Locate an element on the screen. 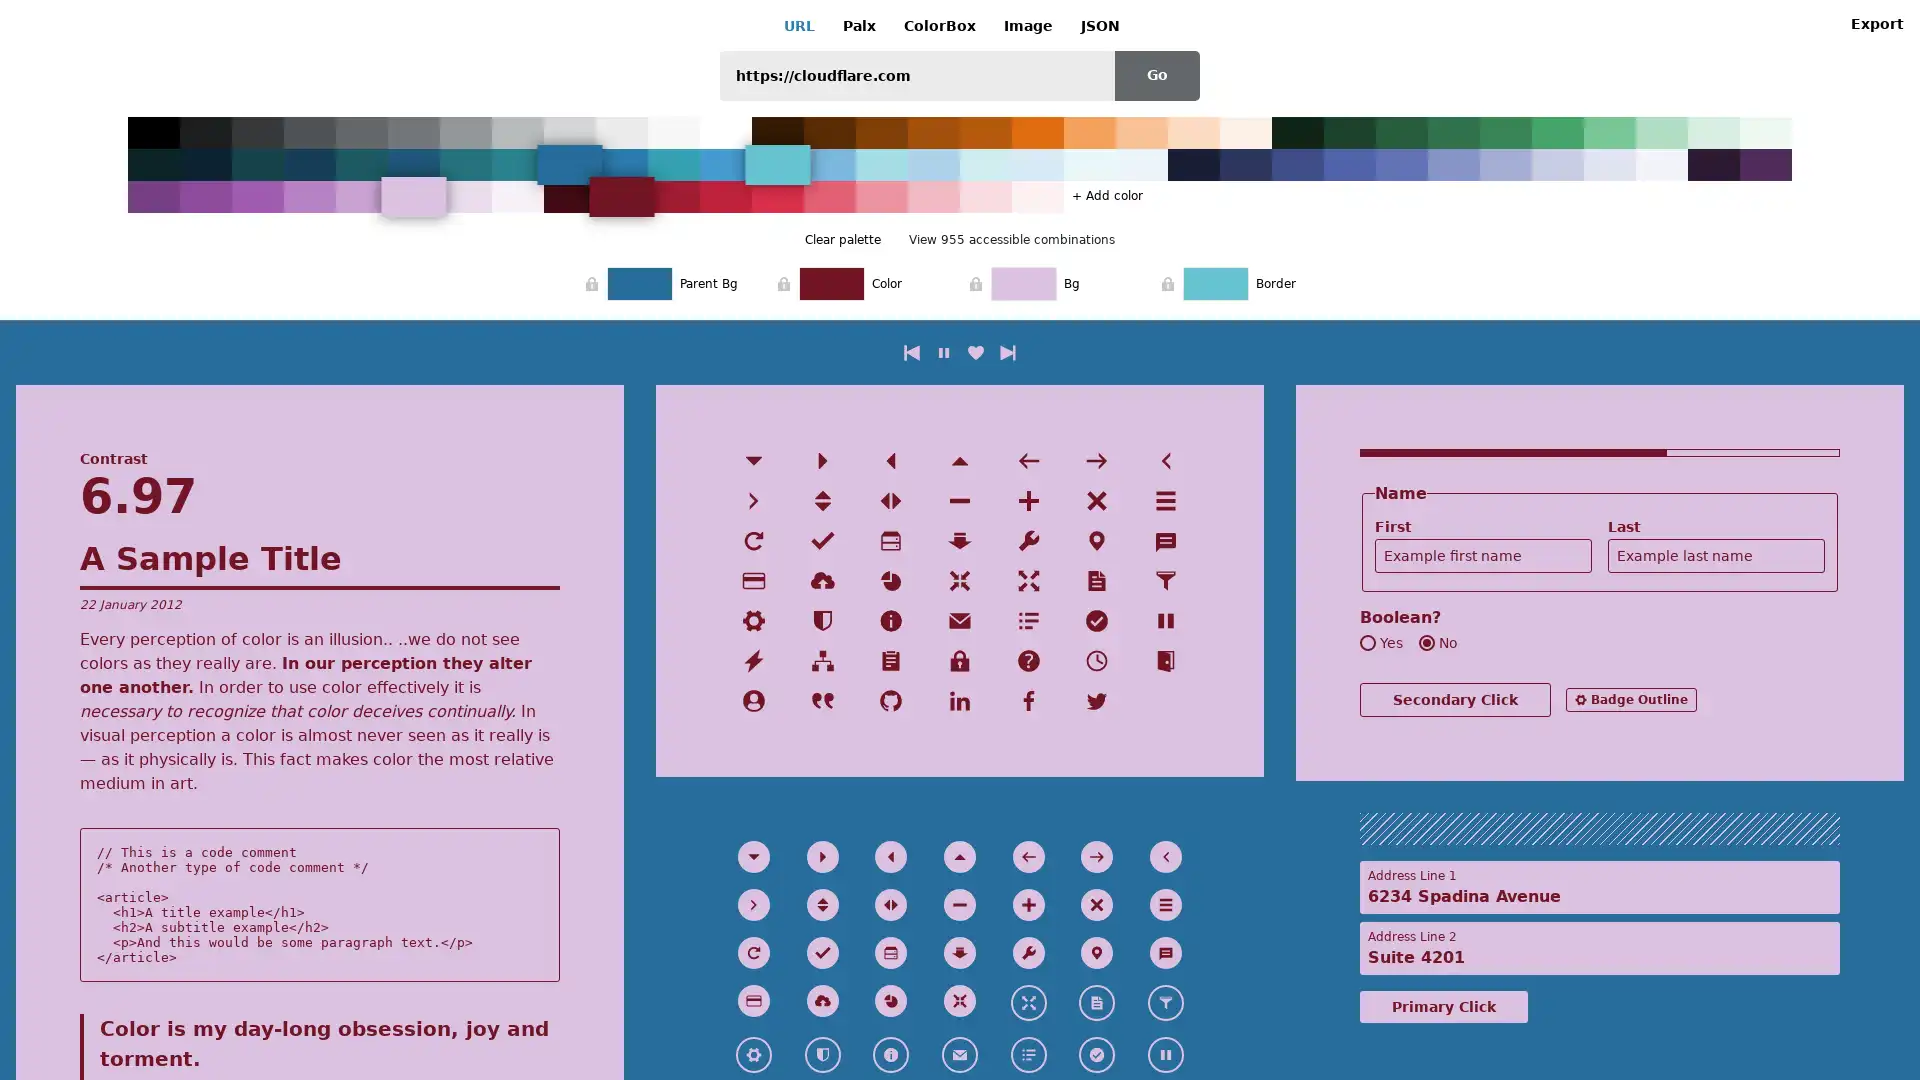 The height and width of the screenshot is (1080, 1920). Clear palette is located at coordinates (843, 238).